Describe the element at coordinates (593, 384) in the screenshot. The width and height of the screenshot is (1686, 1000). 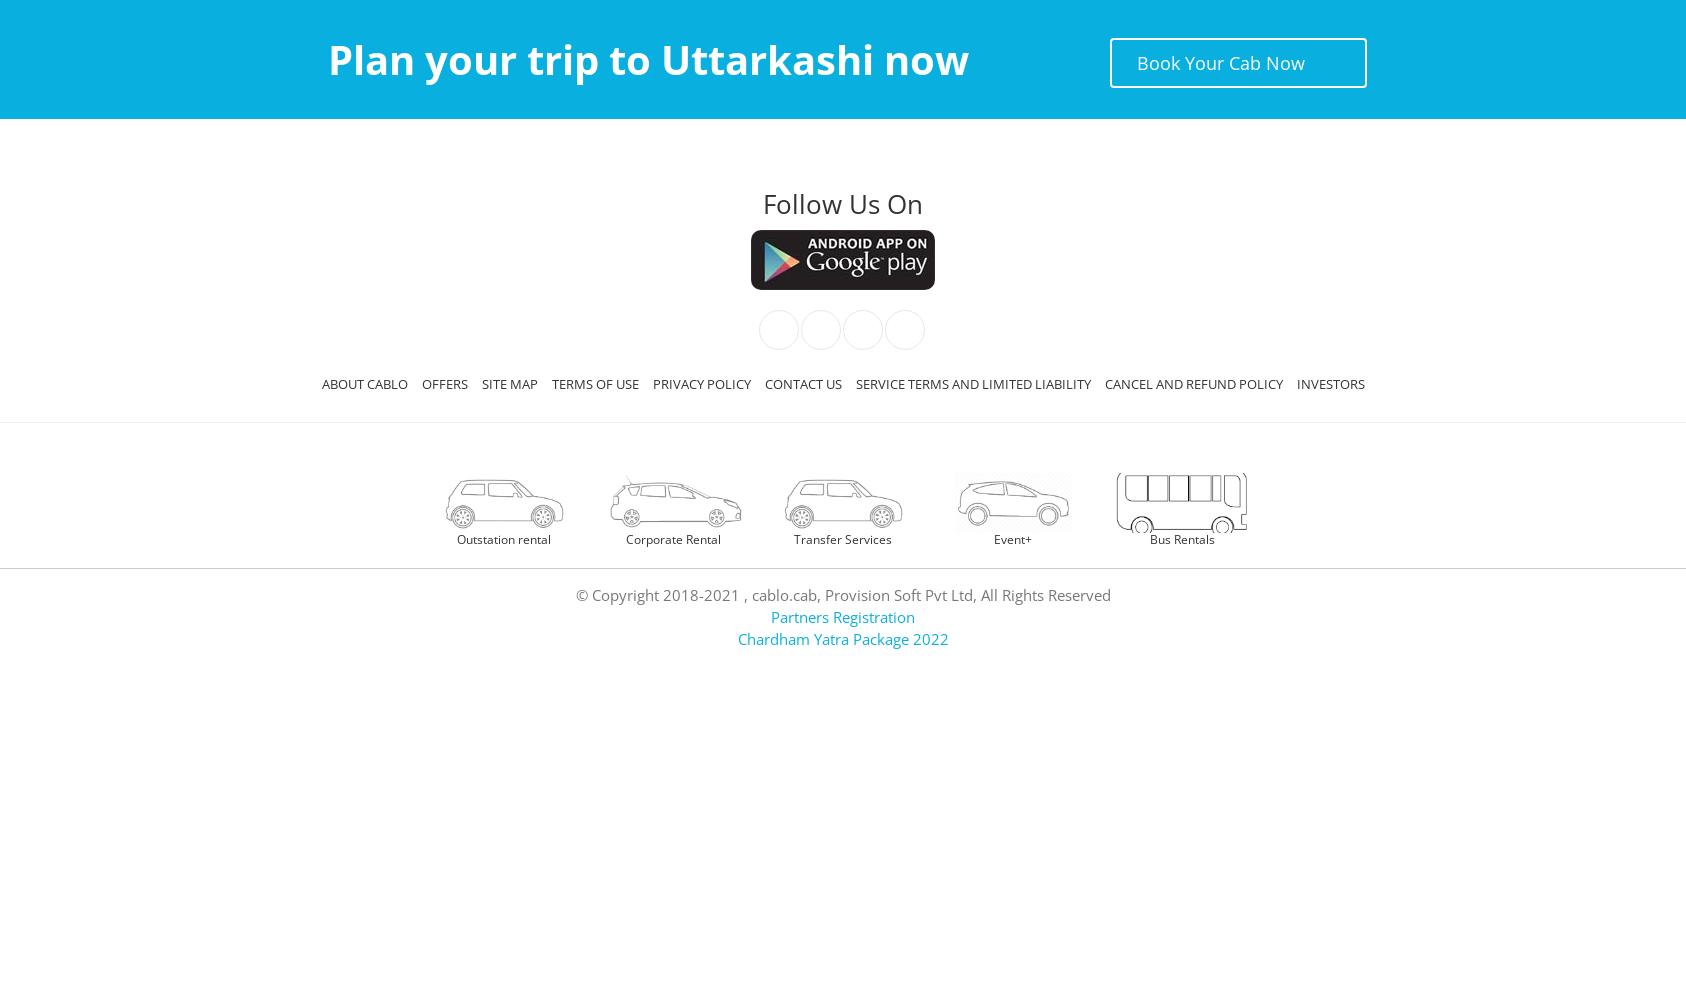
I see `'Terms of Use'` at that location.